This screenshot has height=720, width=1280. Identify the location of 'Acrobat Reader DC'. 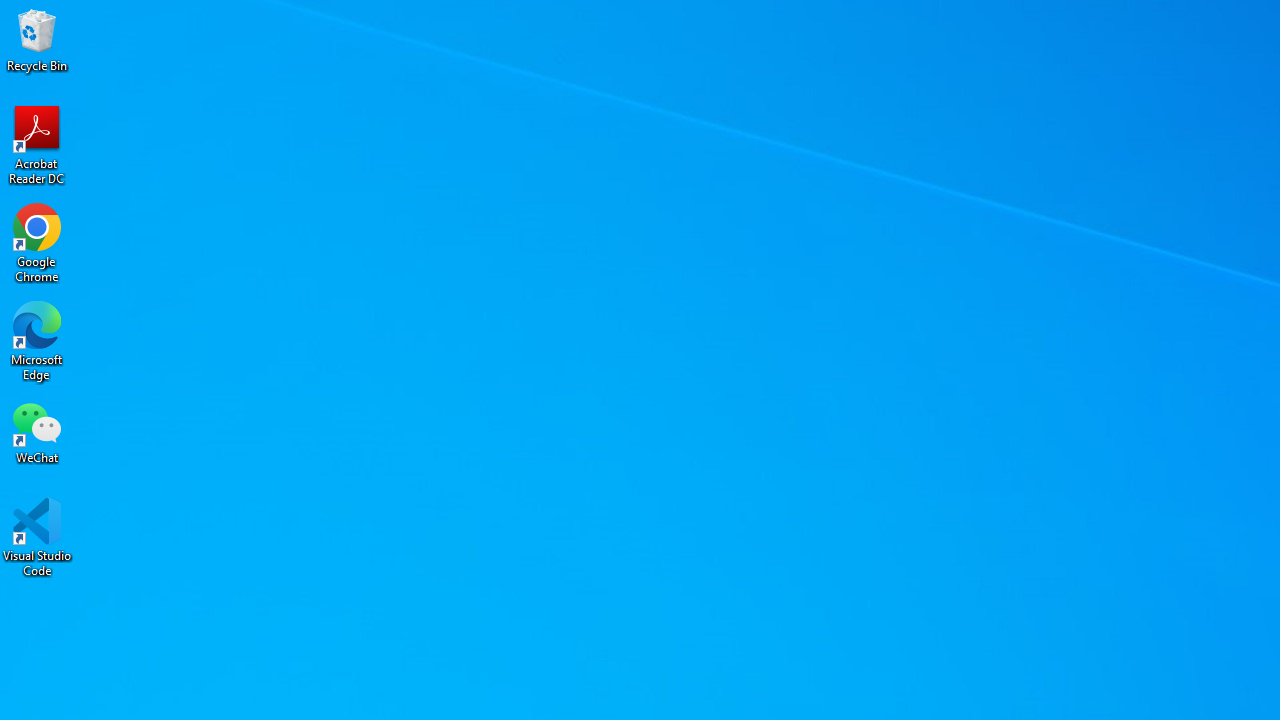
(37, 144).